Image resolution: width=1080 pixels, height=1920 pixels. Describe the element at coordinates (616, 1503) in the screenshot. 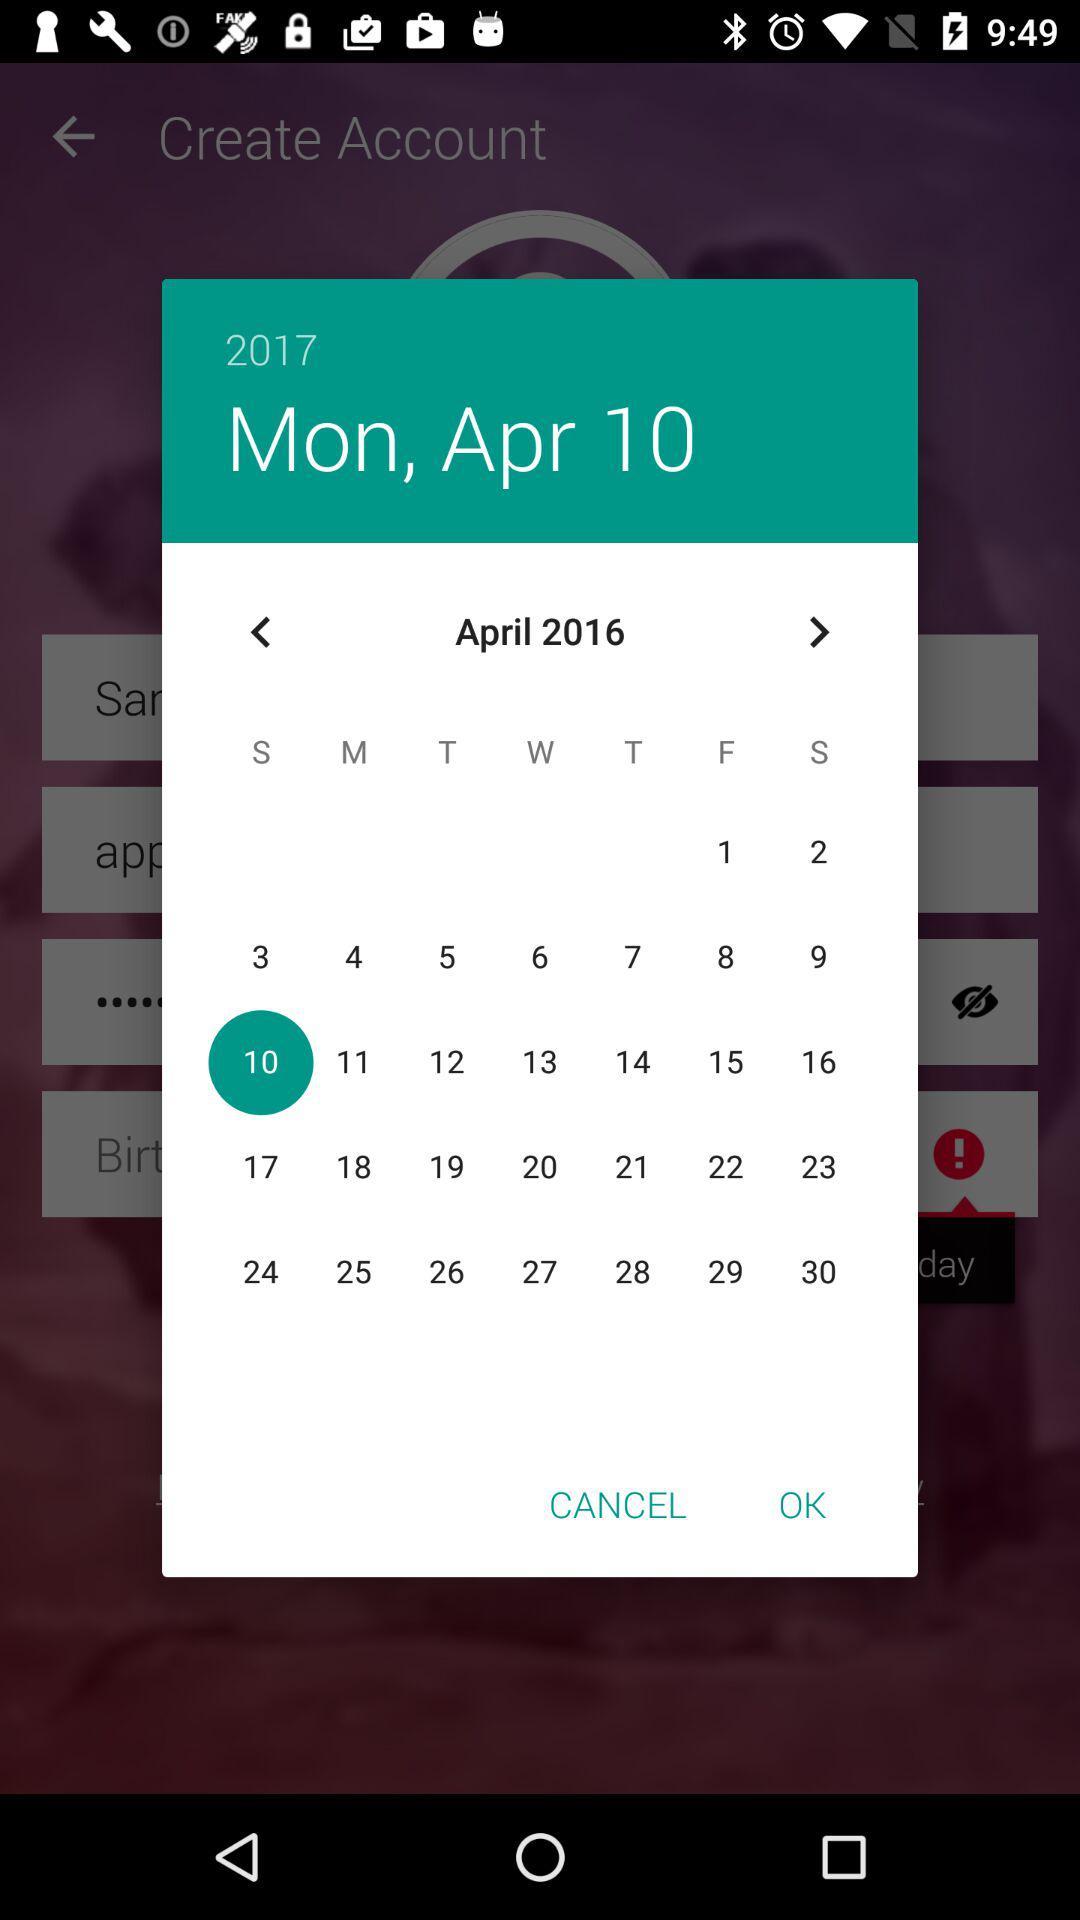

I see `item next to the ok item` at that location.